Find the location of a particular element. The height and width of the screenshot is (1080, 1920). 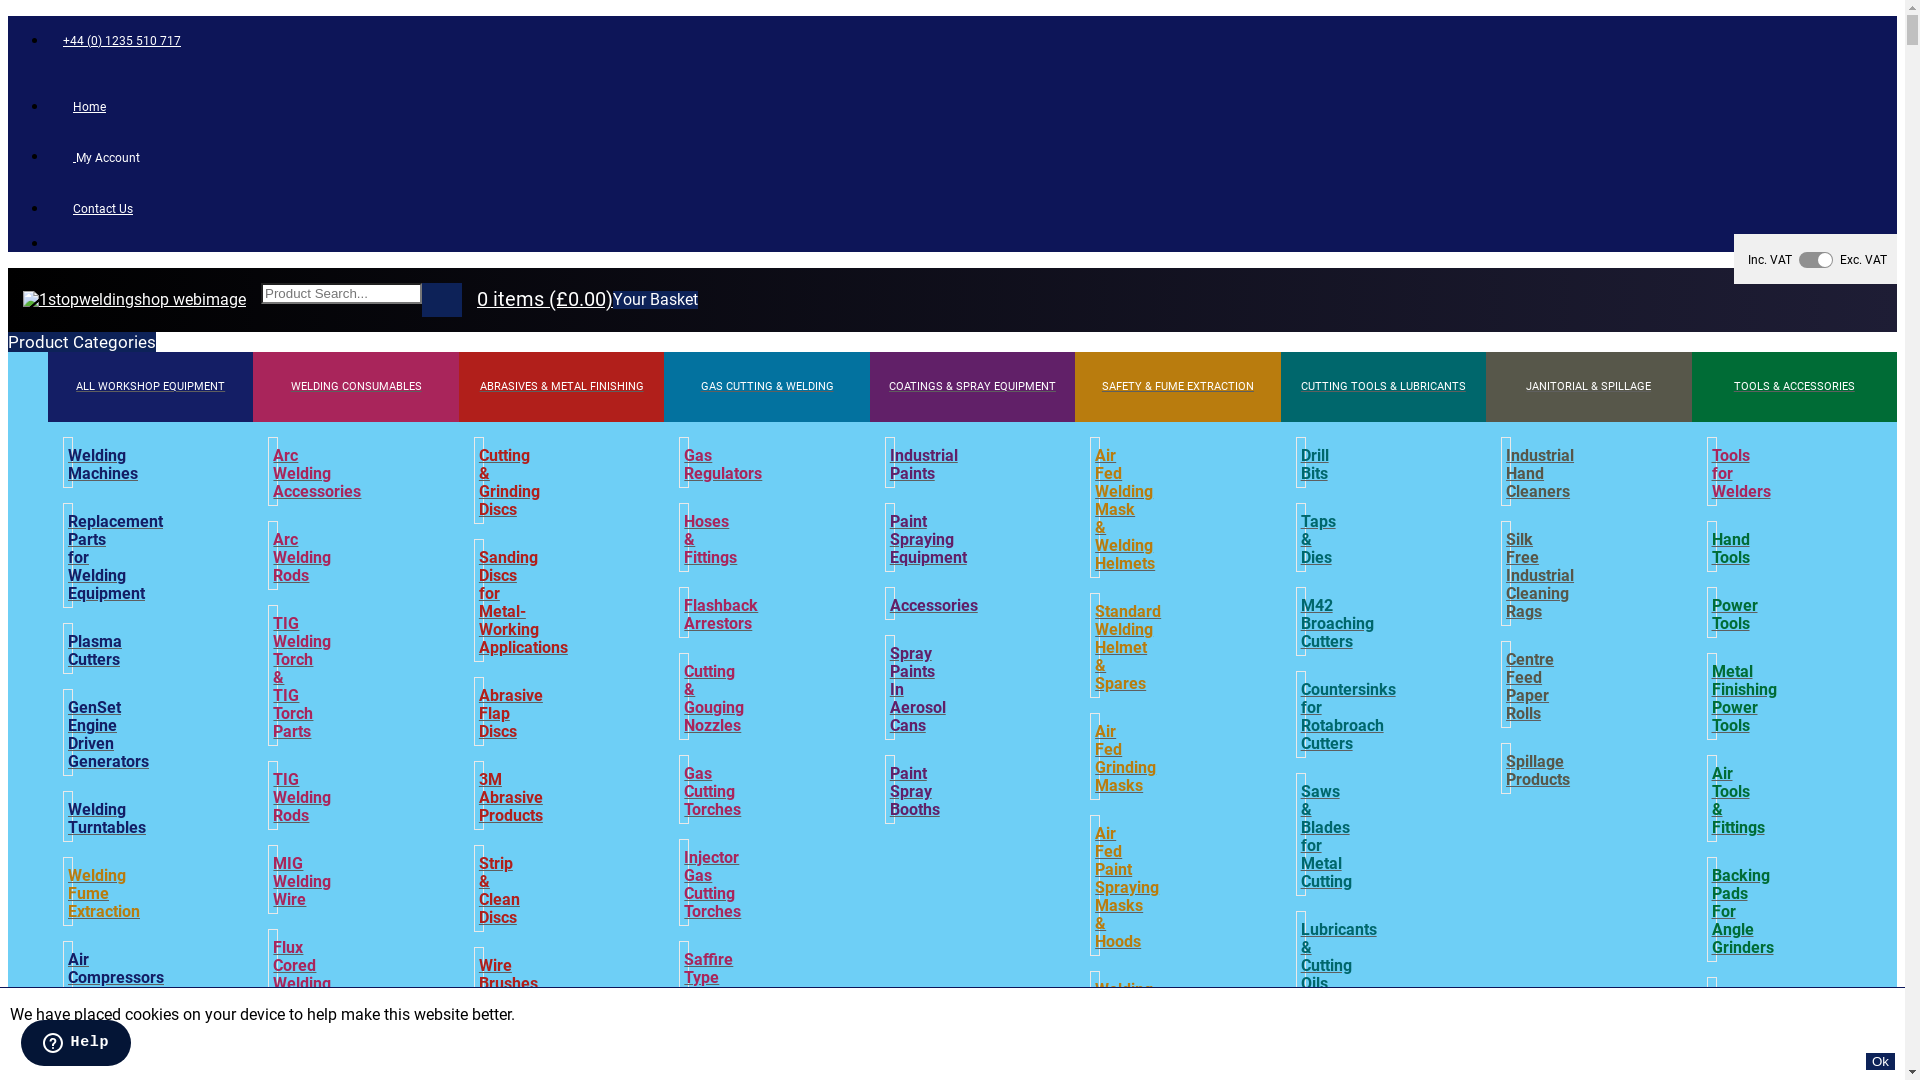

'Strip & Clean Discs' is located at coordinates (499, 890).